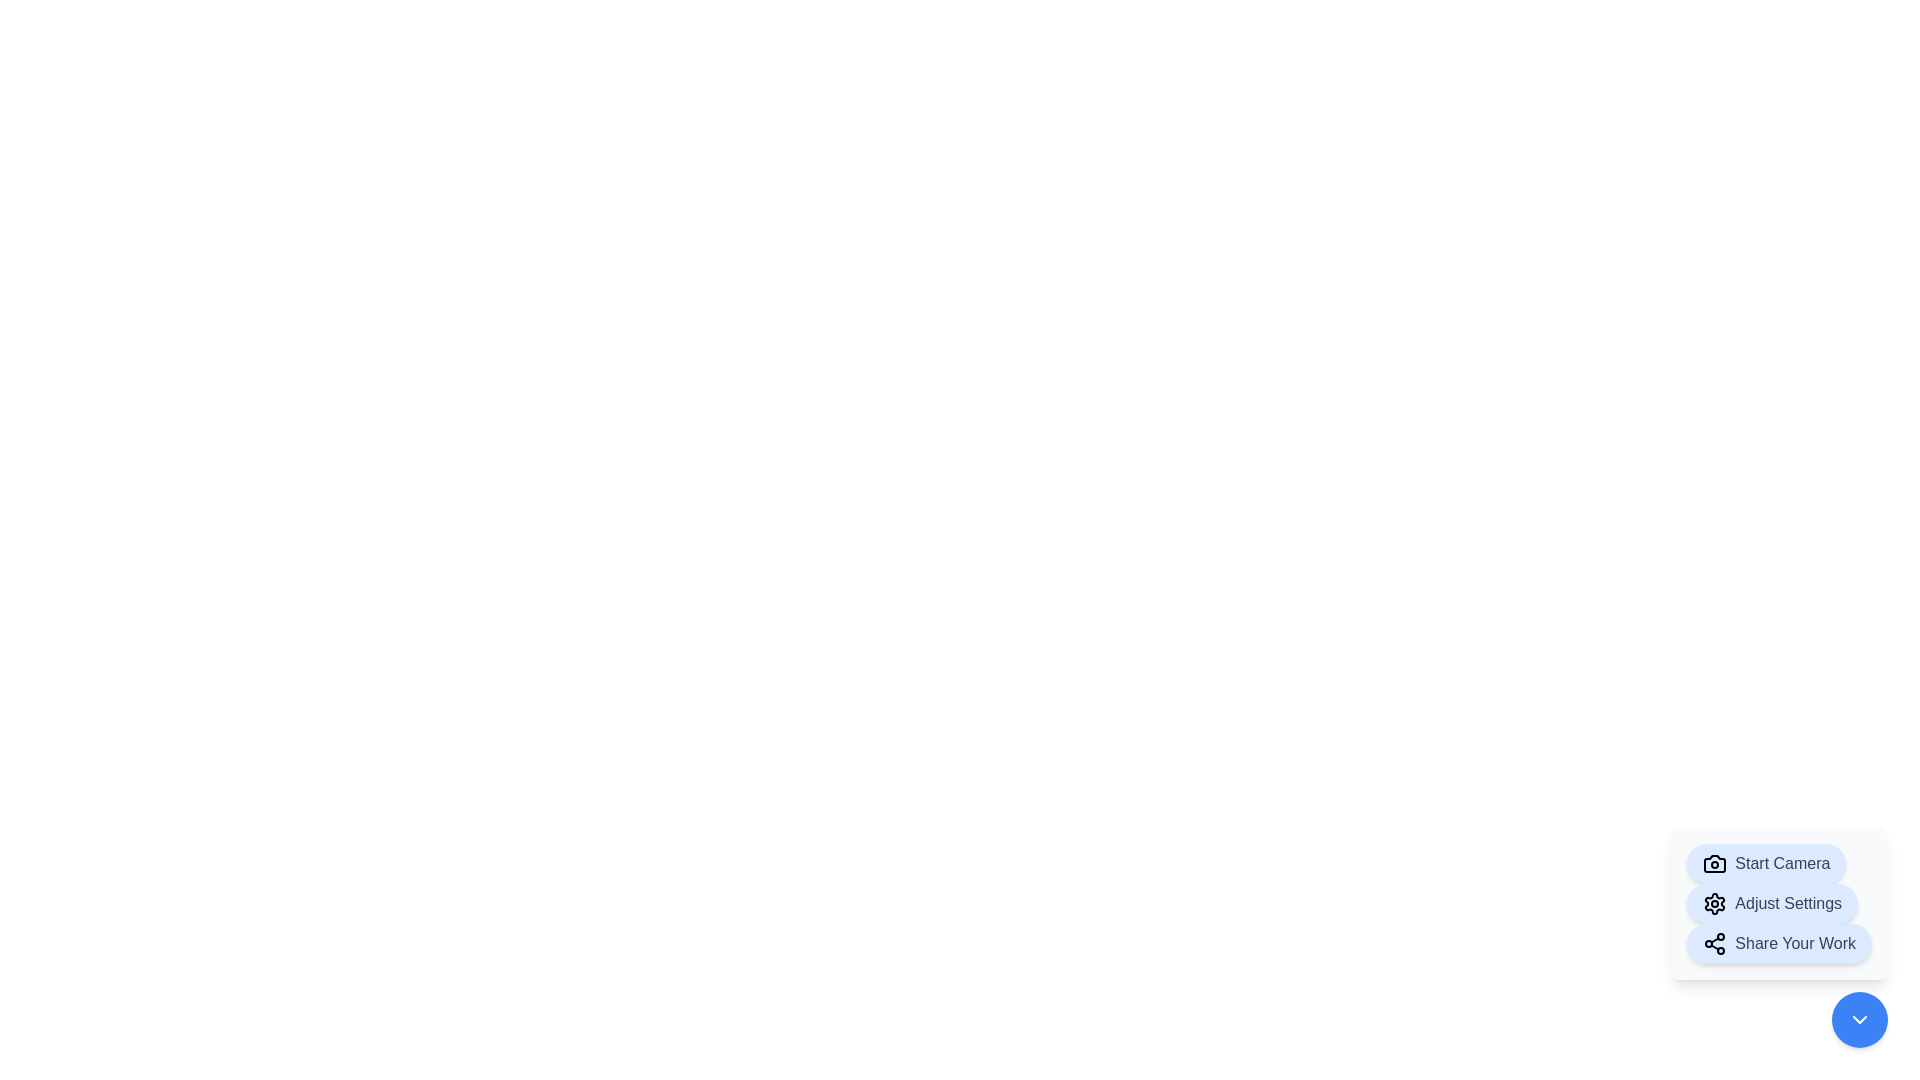  What do you see at coordinates (1714, 903) in the screenshot?
I see `the gear icon located at the top-right of the submenu in the modal window's lower-right area` at bounding box center [1714, 903].